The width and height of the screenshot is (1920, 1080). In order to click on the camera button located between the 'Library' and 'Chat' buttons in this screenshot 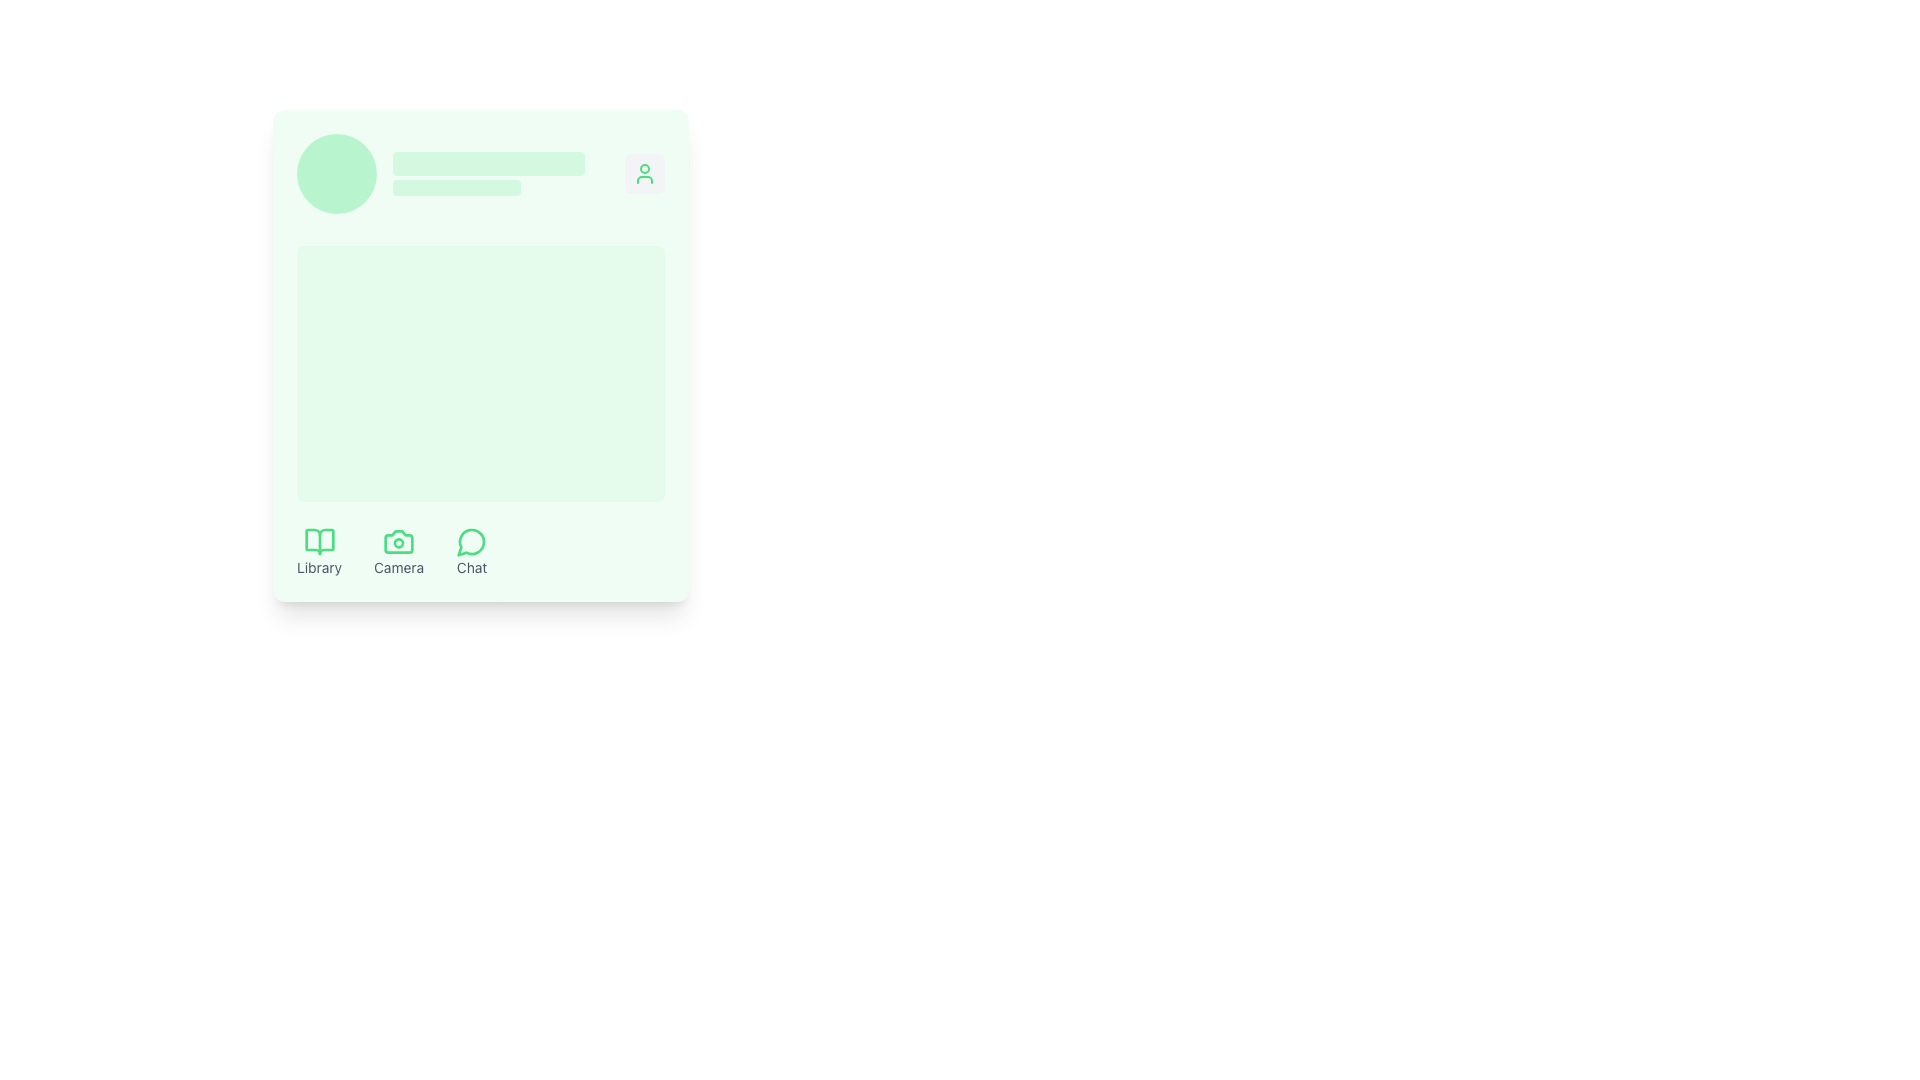, I will do `click(398, 551)`.